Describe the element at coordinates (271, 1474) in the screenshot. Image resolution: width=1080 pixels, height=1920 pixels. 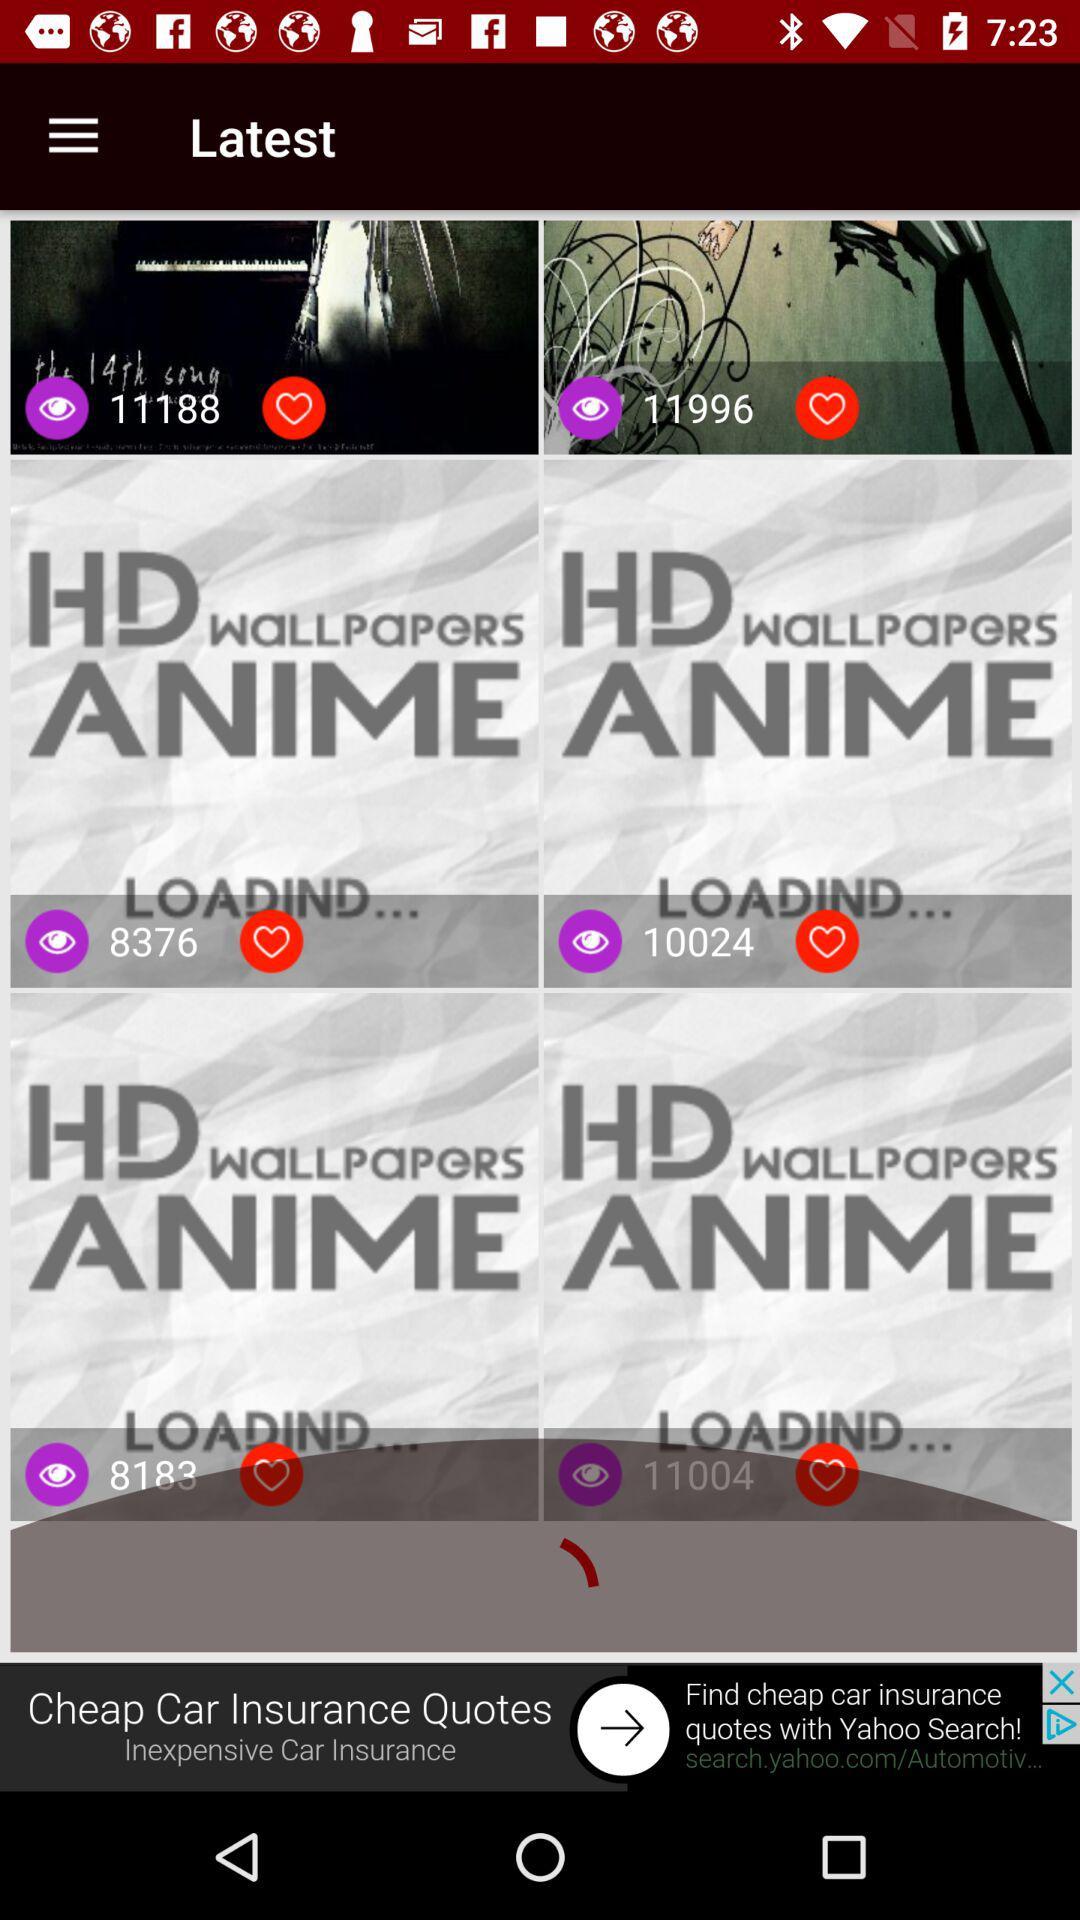
I see `like this` at that location.